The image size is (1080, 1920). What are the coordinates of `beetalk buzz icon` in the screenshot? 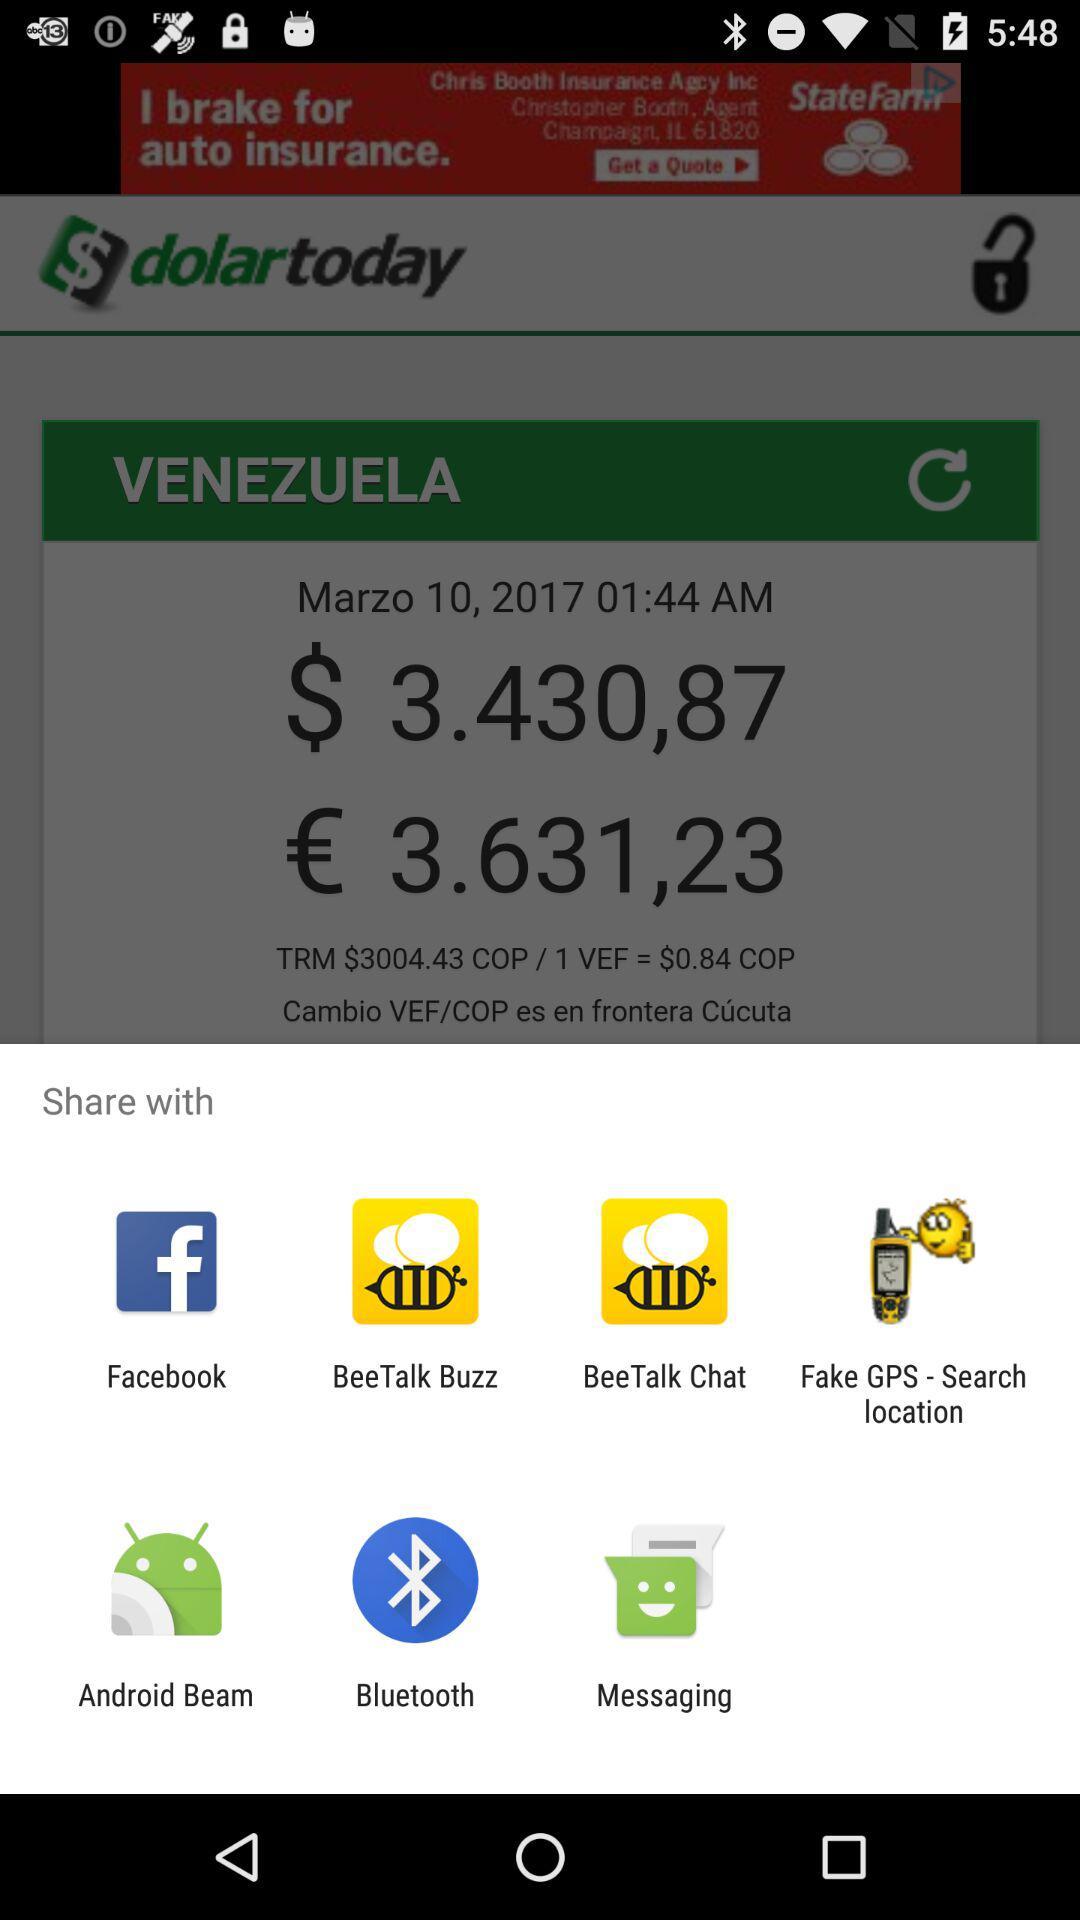 It's located at (414, 1392).